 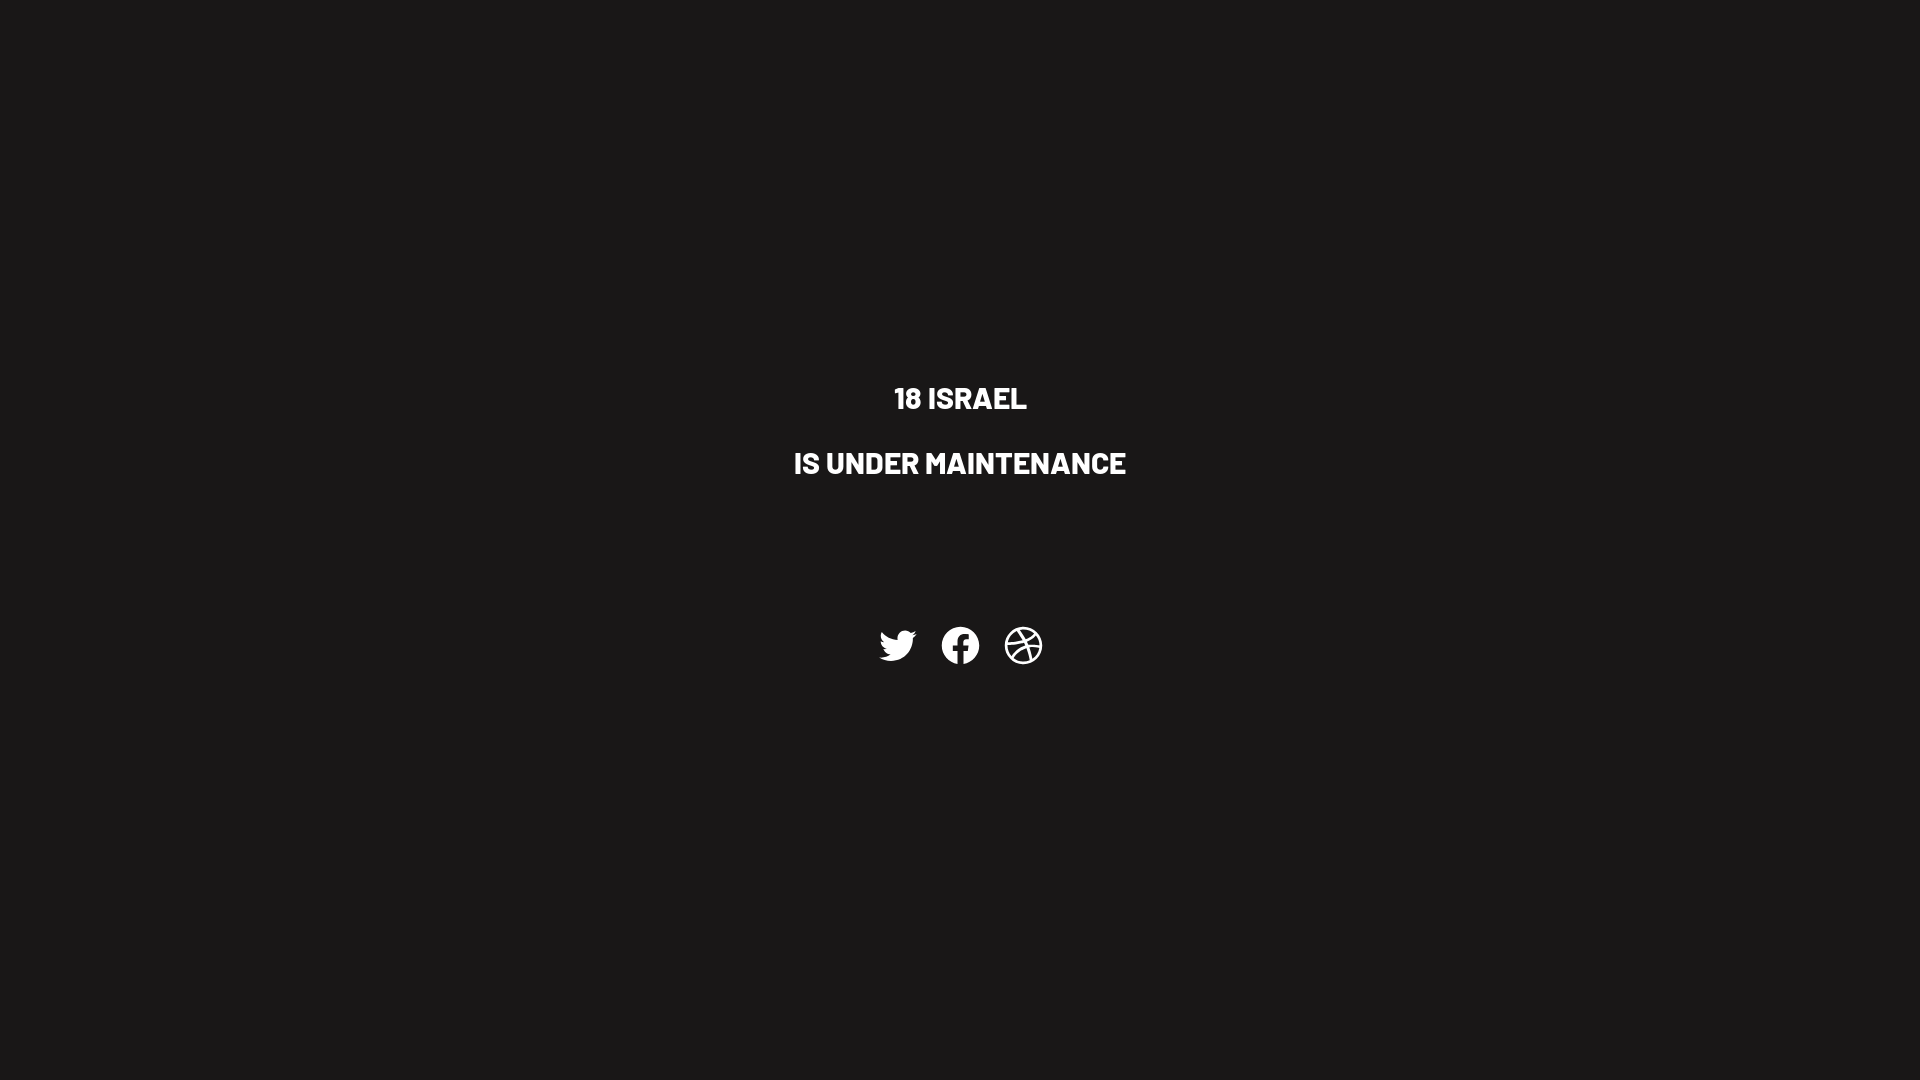 What do you see at coordinates (936, 644) in the screenshot?
I see `'Facebook'` at bounding box center [936, 644].